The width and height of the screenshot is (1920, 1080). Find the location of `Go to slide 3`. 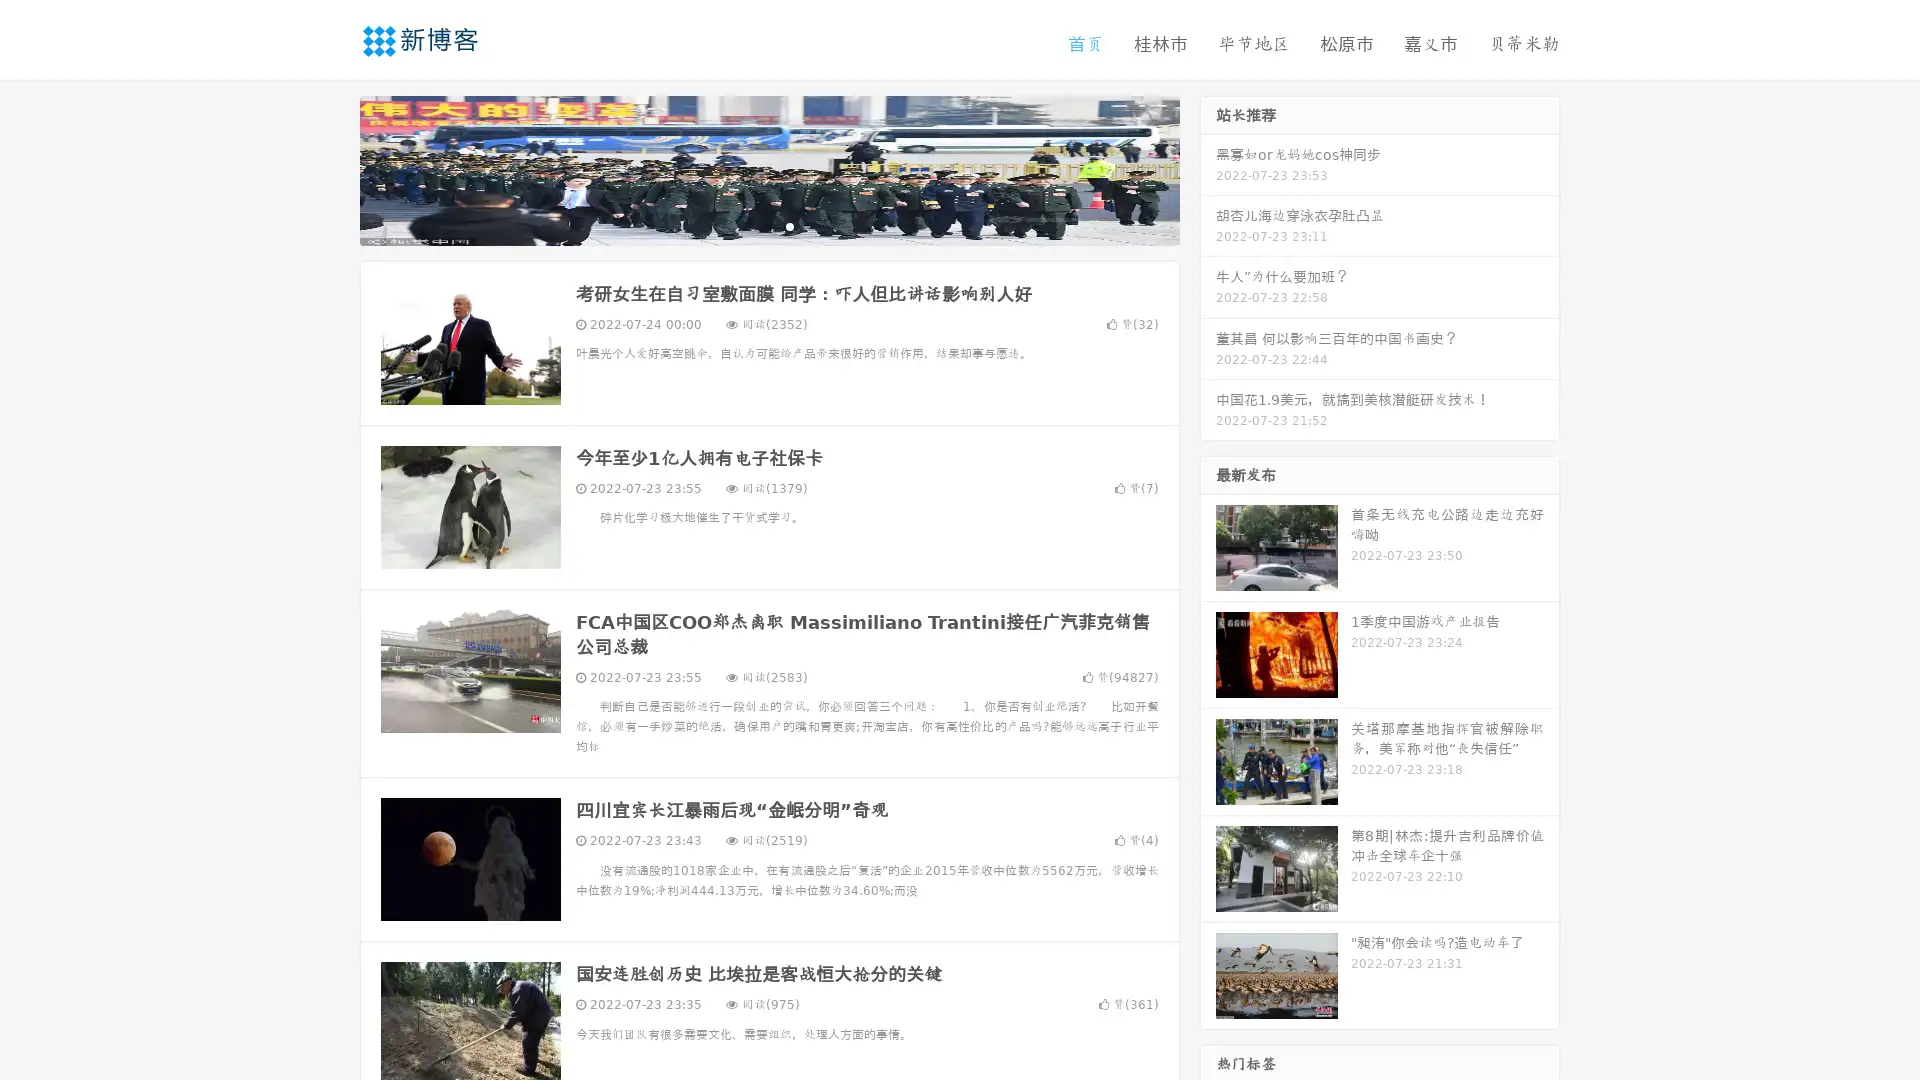

Go to slide 3 is located at coordinates (789, 225).